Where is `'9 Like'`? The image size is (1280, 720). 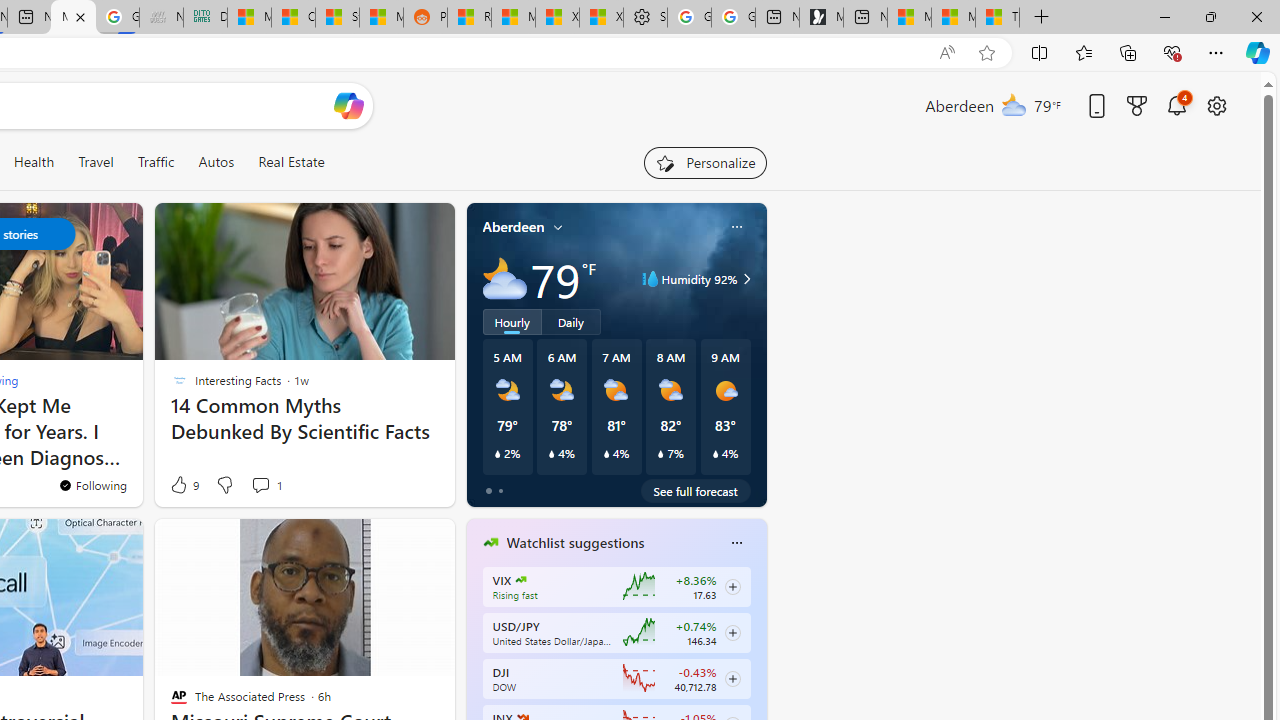
'9 Like' is located at coordinates (183, 484).